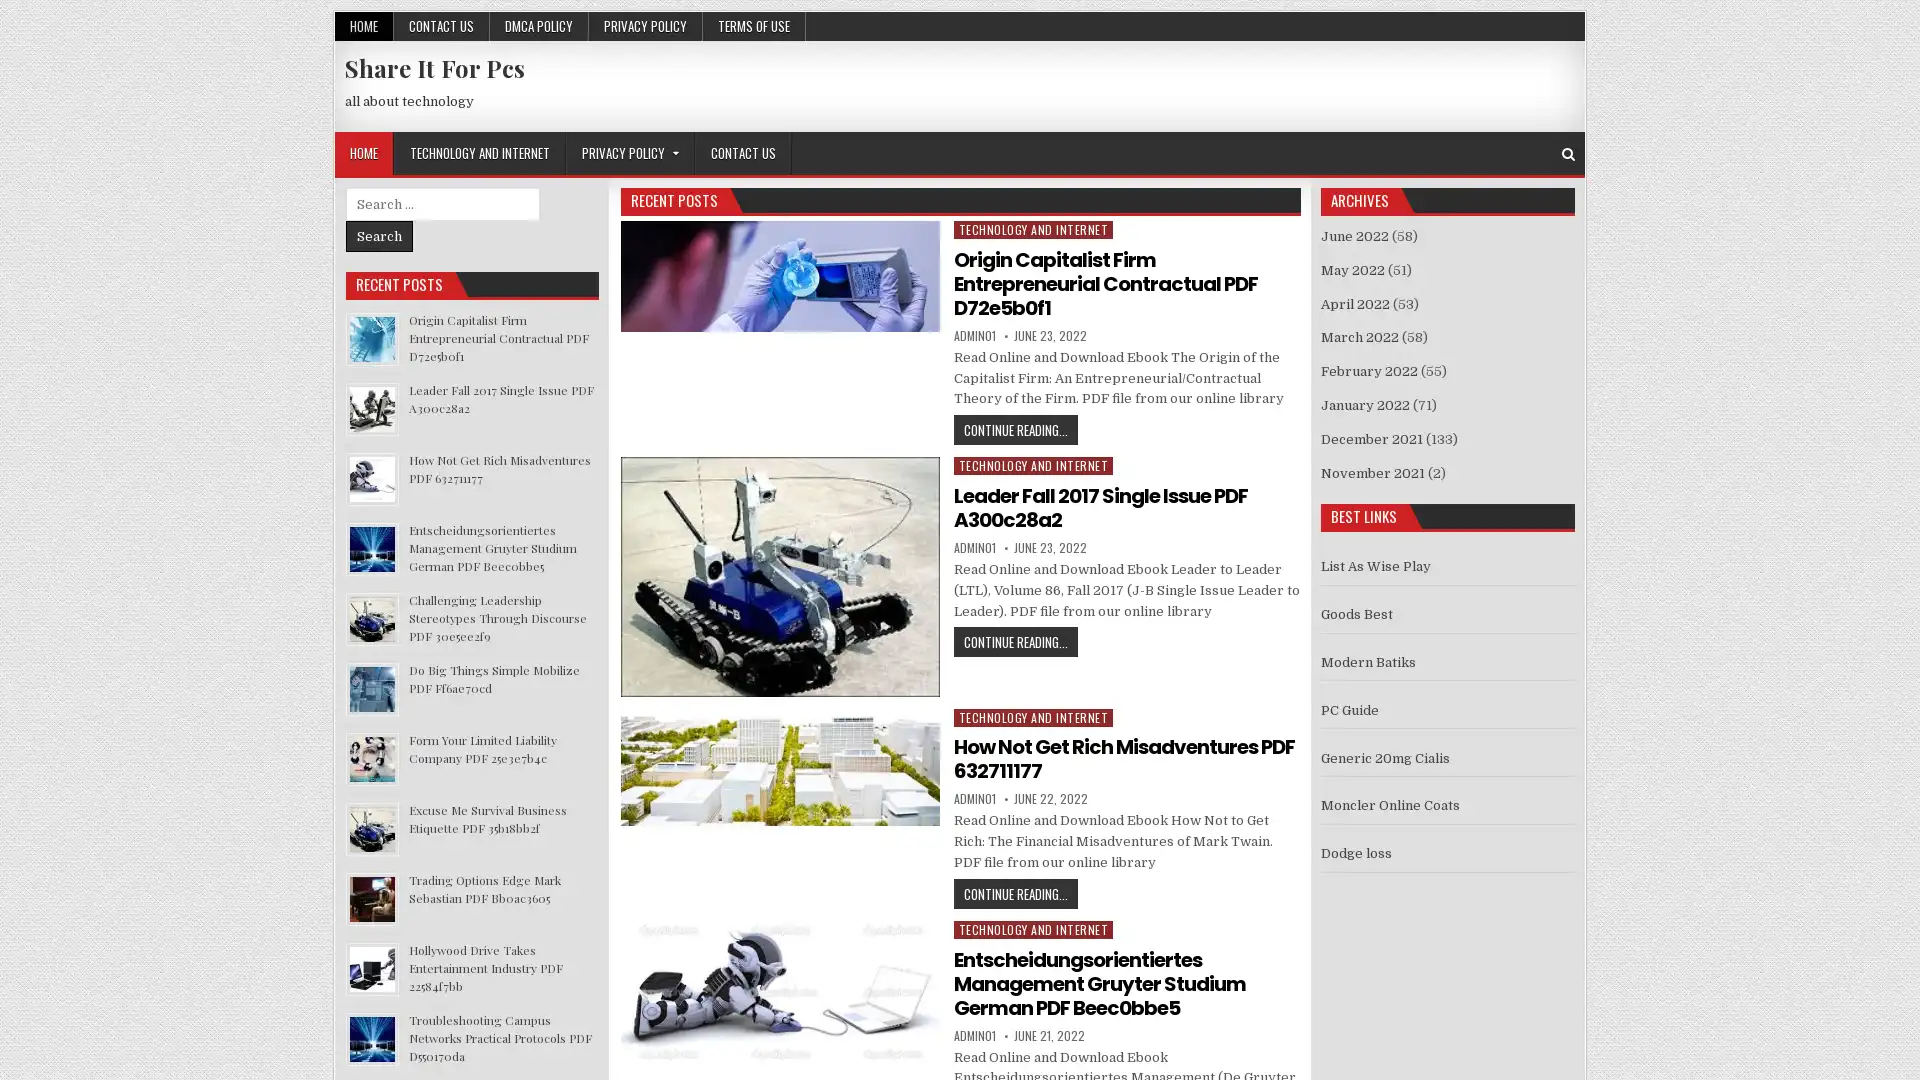  Describe the element at coordinates (378, 235) in the screenshot. I see `Search` at that location.